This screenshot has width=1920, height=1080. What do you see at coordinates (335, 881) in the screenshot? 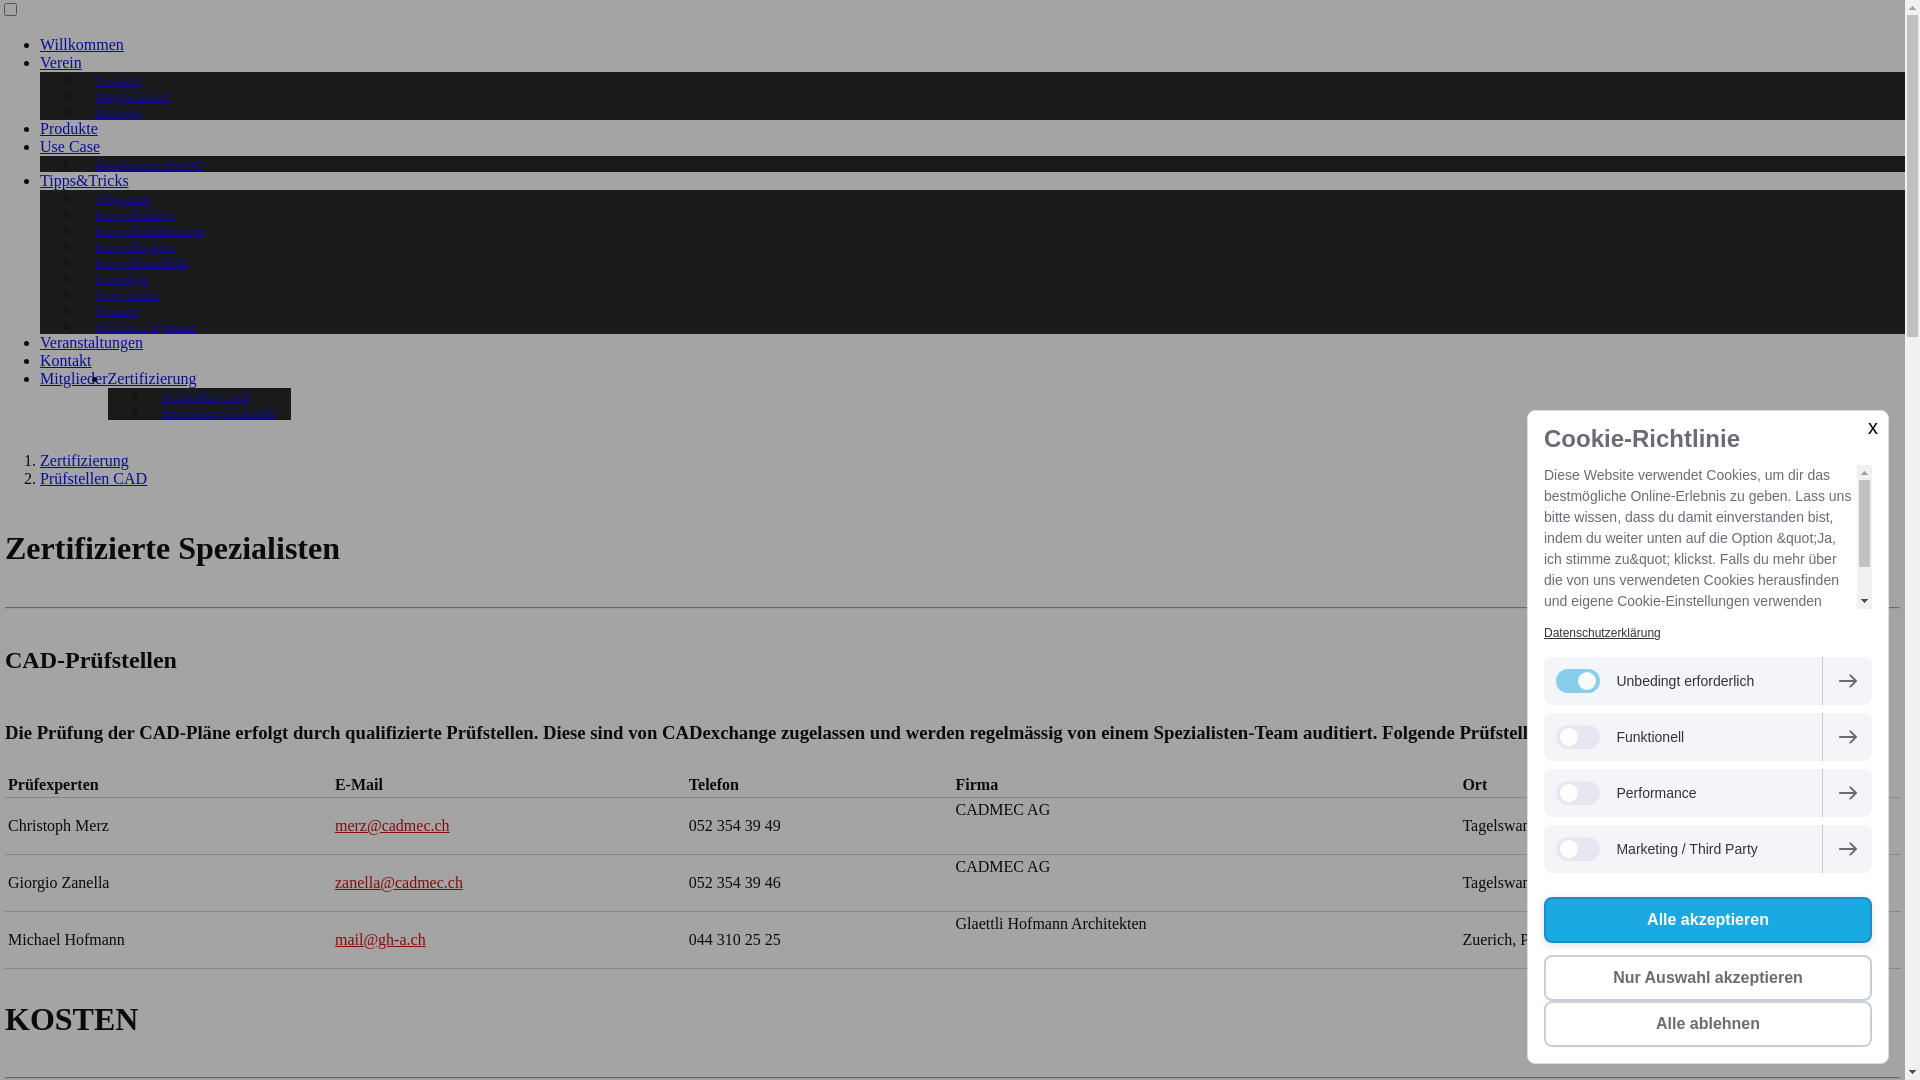
I see `'zanella@cadmec.ch'` at bounding box center [335, 881].